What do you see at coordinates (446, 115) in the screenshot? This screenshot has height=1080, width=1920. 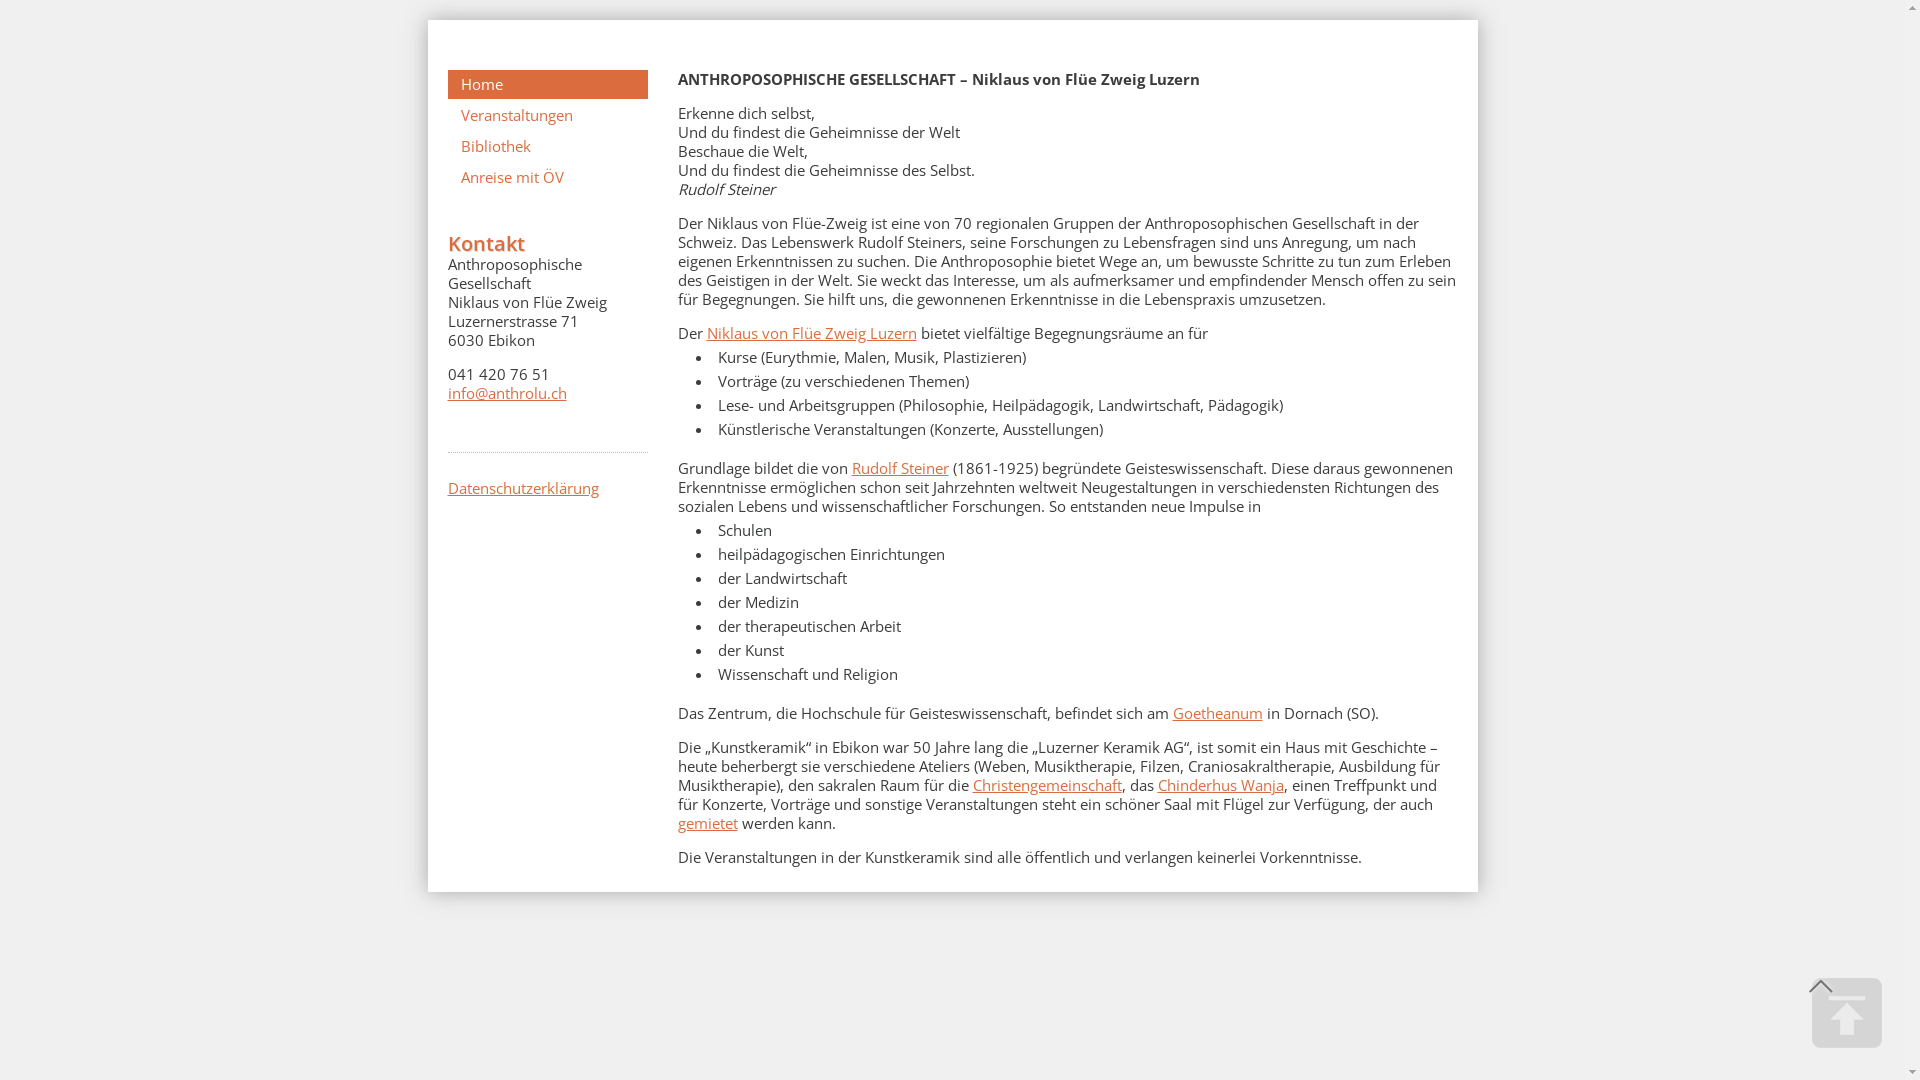 I see `'Veranstaltungen'` at bounding box center [446, 115].